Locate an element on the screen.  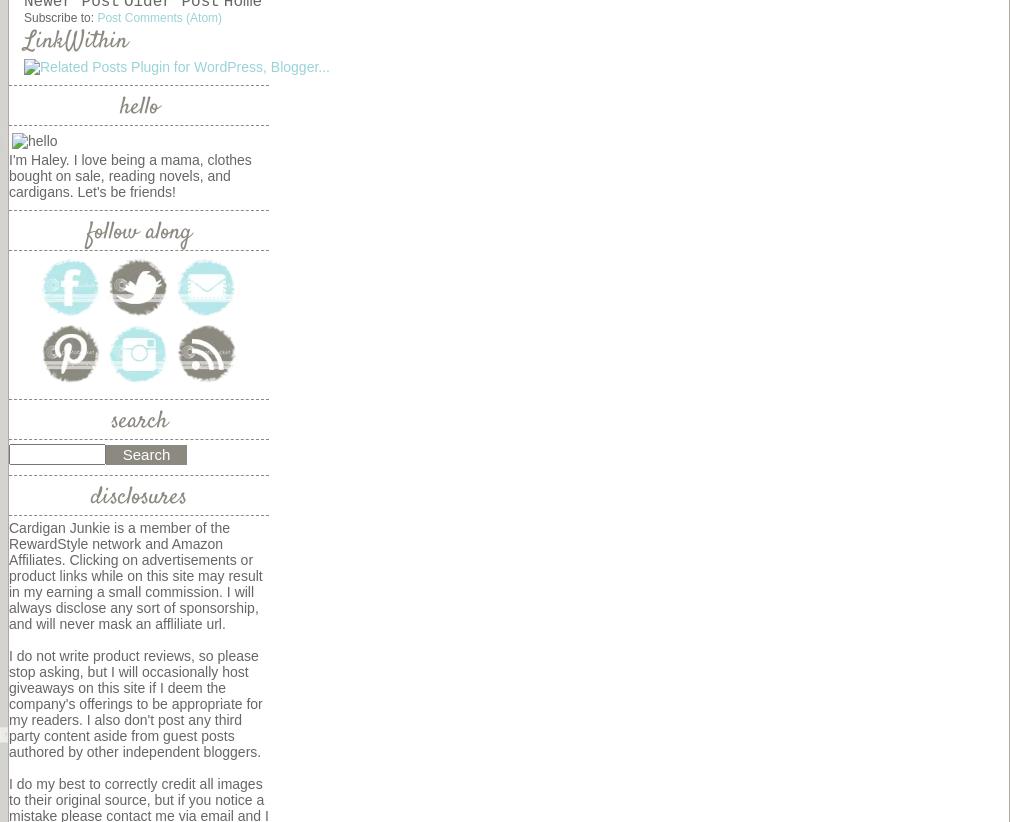
'follow along' is located at coordinates (137, 233).